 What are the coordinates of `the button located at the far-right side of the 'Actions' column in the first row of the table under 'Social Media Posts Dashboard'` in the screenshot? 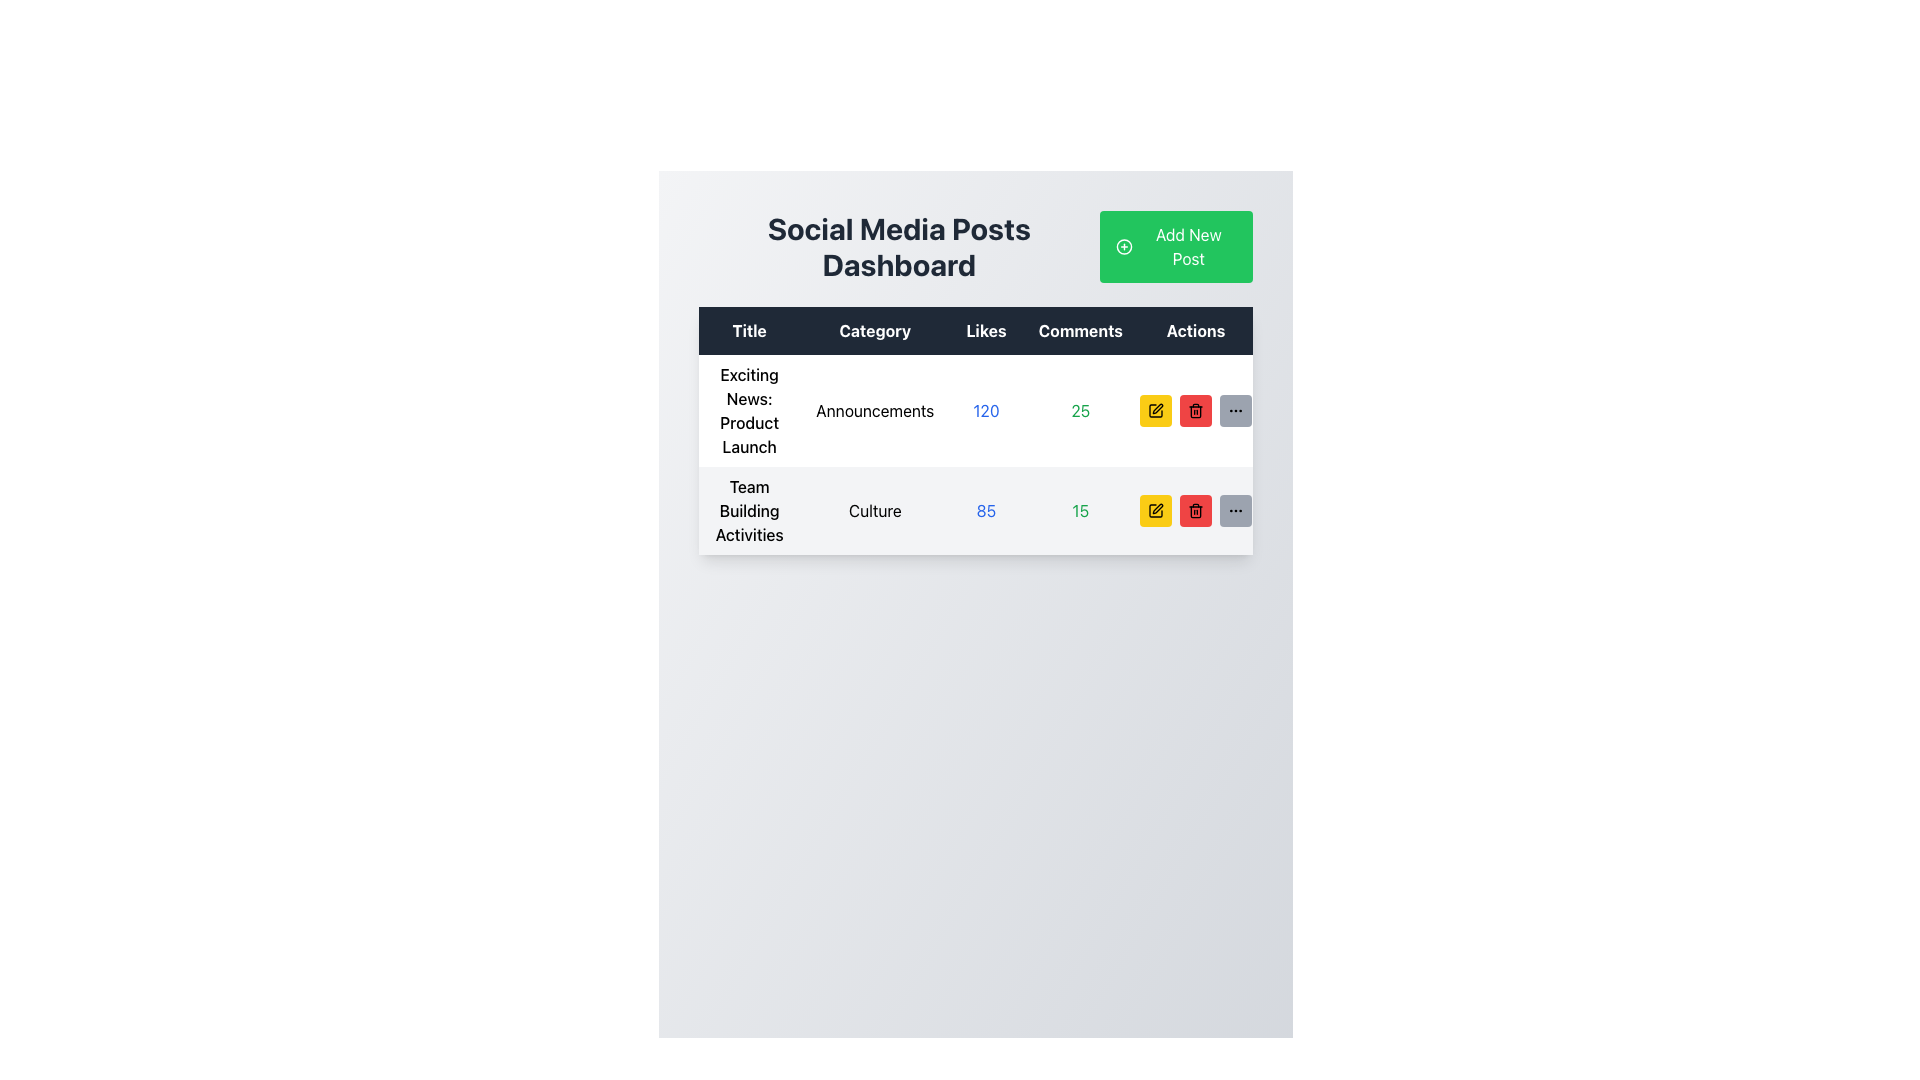 It's located at (1235, 410).